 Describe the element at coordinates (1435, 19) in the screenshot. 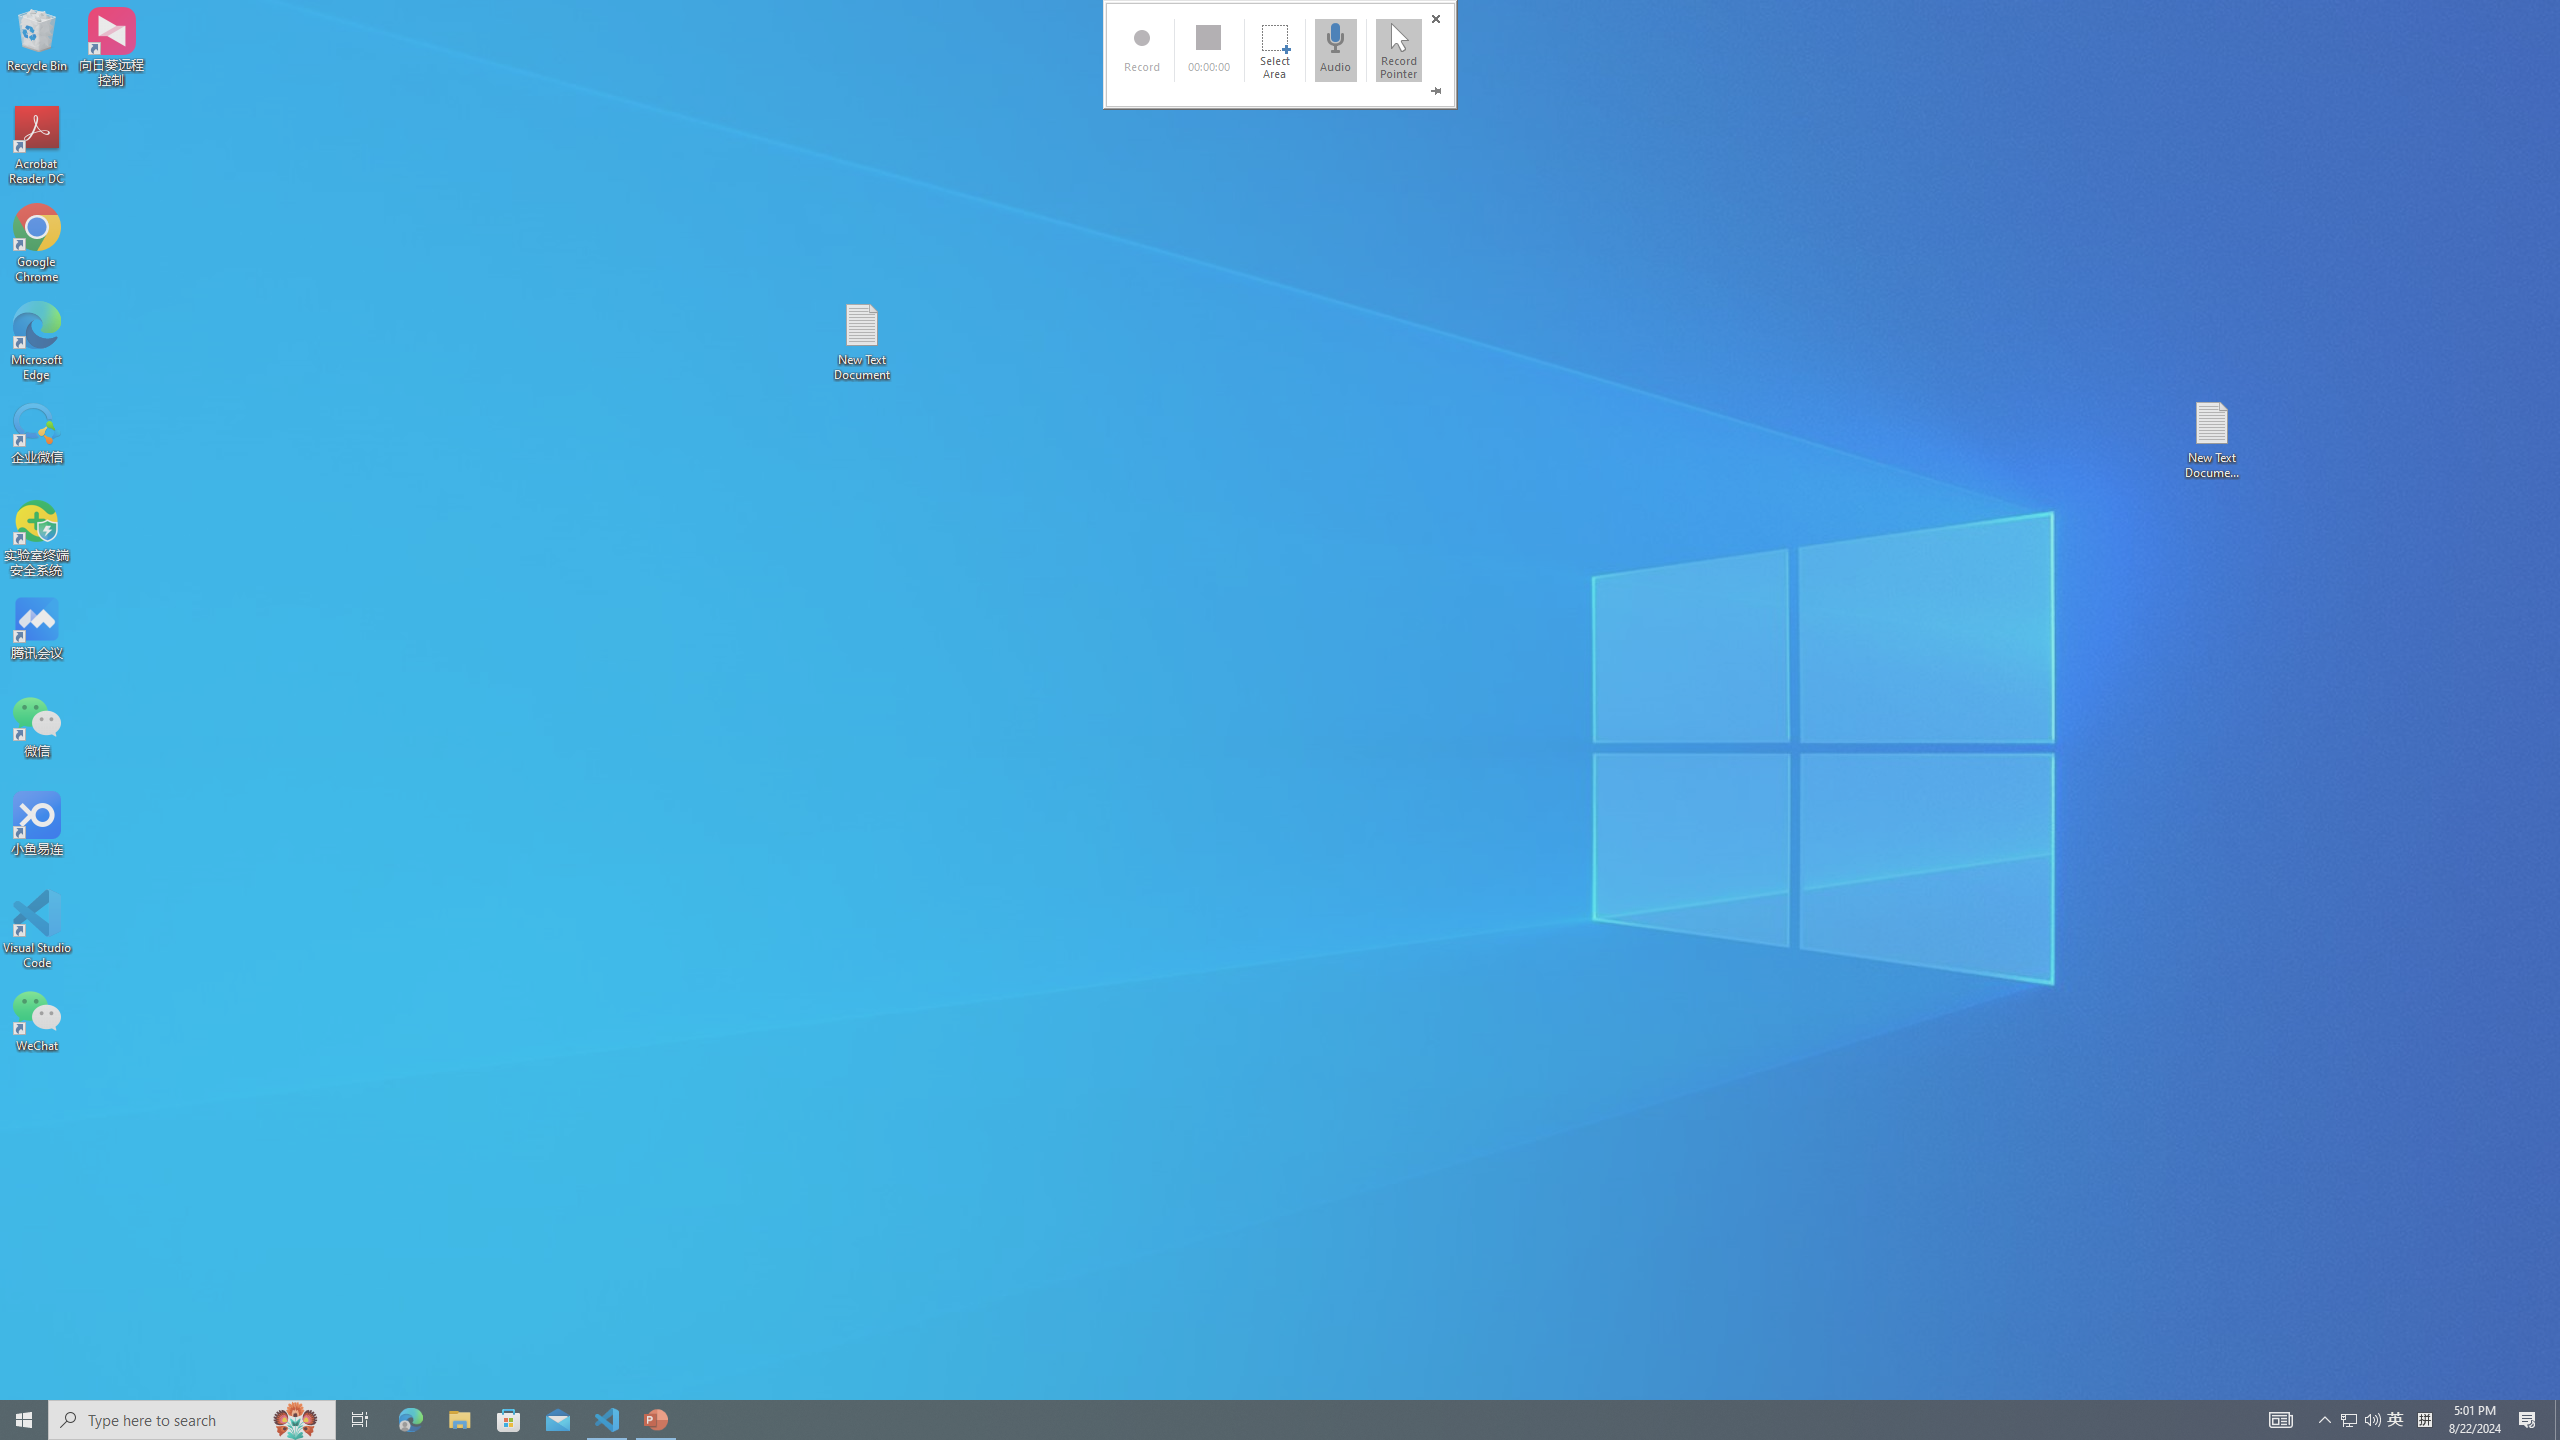

I see `'Close (Windows logo key+Shift+Q)'` at that location.